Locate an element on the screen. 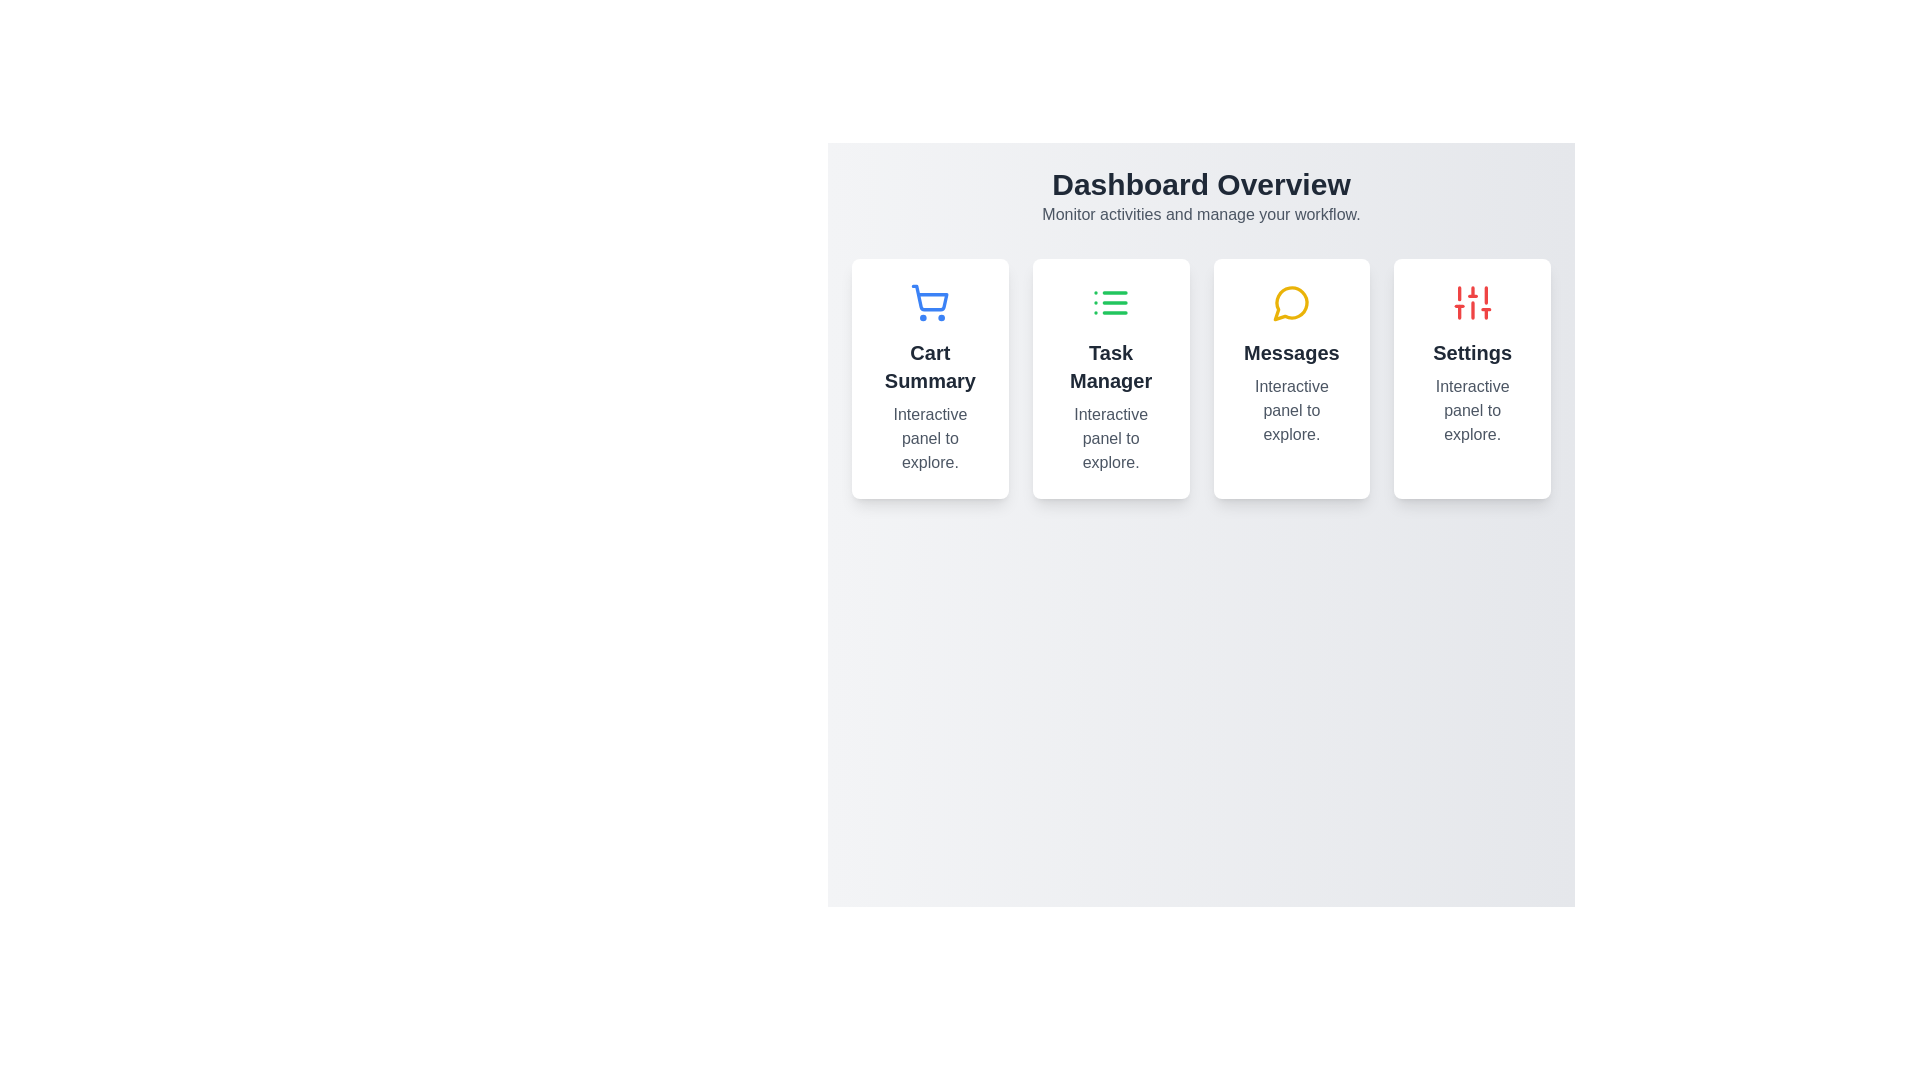 The height and width of the screenshot is (1080, 1920). the Settings Card component located in the fourth column of the grid layout is located at coordinates (1472, 378).